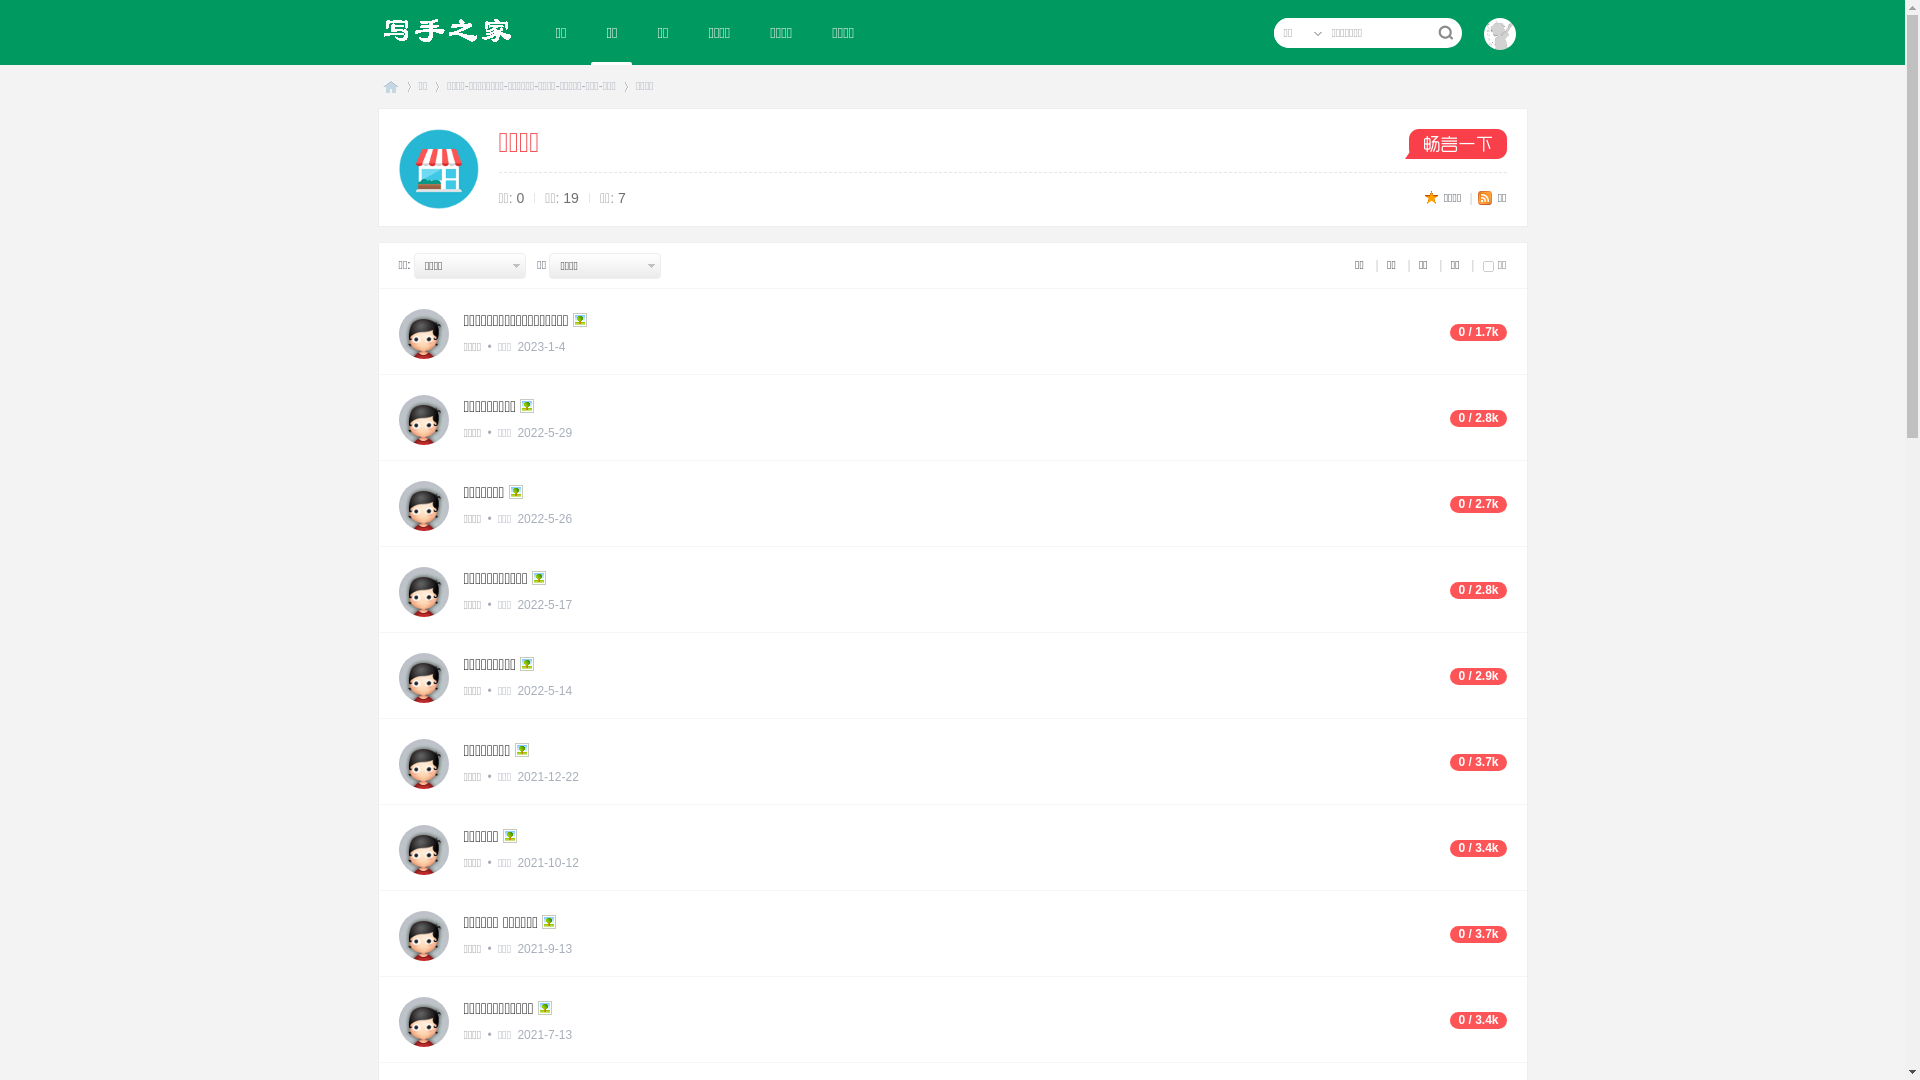 Image resolution: width=1920 pixels, height=1080 pixels. Describe the element at coordinates (1444, 33) in the screenshot. I see `'true'` at that location.